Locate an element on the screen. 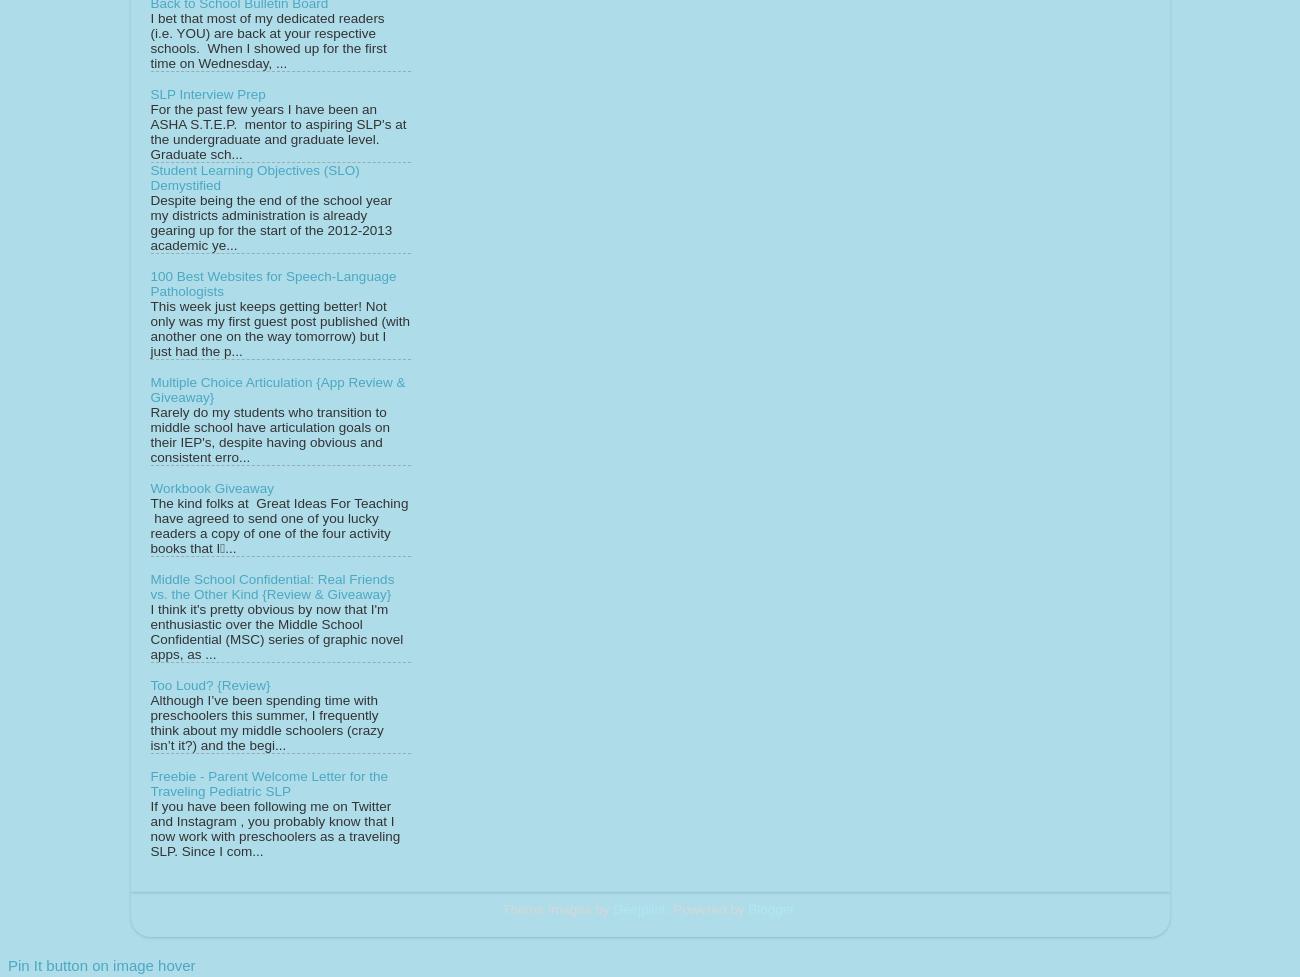 The width and height of the screenshot is (1300, 977). 'Multiple Choice Articulation {App Review & Giveaway}' is located at coordinates (277, 389).